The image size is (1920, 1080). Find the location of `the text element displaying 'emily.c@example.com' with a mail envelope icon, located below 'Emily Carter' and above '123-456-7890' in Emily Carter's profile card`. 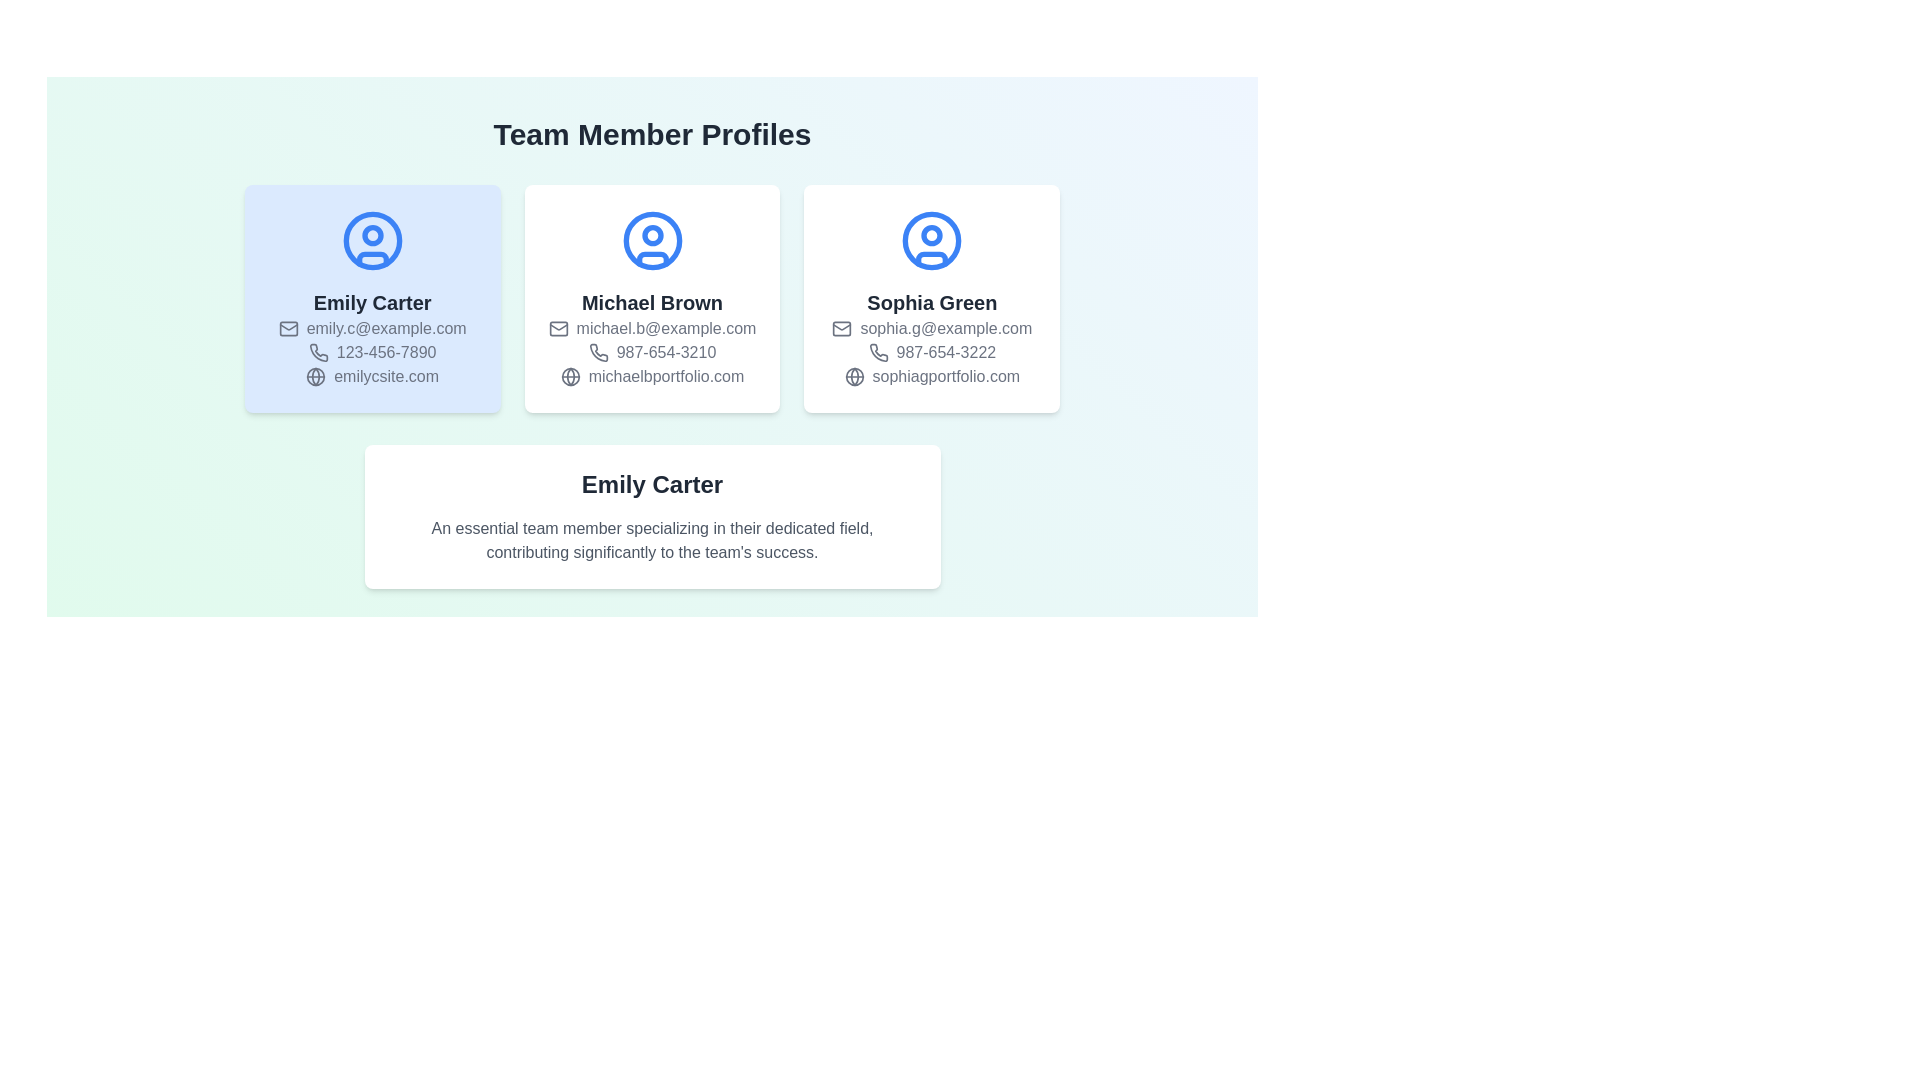

the text element displaying 'emily.c@example.com' with a mail envelope icon, located below 'Emily Carter' and above '123-456-7890' in Emily Carter's profile card is located at coordinates (372, 327).